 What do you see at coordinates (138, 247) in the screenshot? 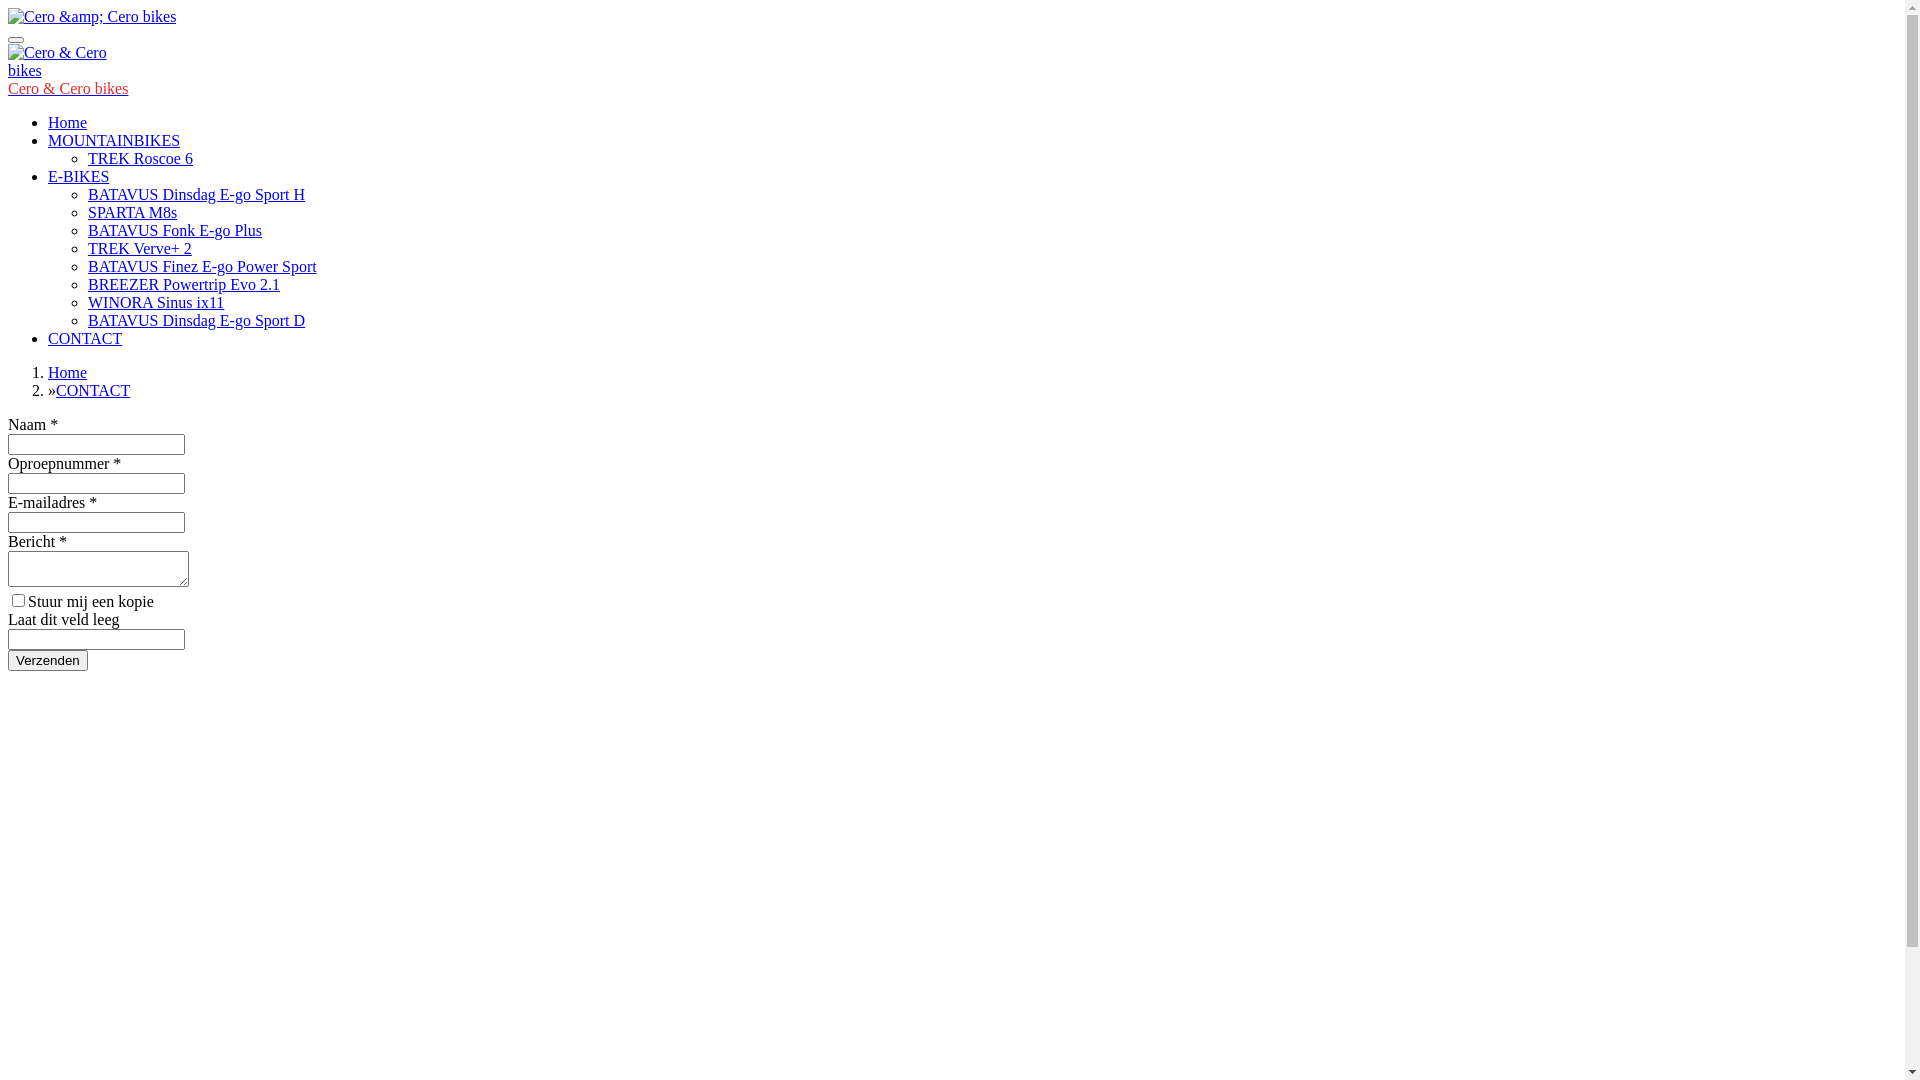
I see `'TREK Verve+ 2'` at bounding box center [138, 247].